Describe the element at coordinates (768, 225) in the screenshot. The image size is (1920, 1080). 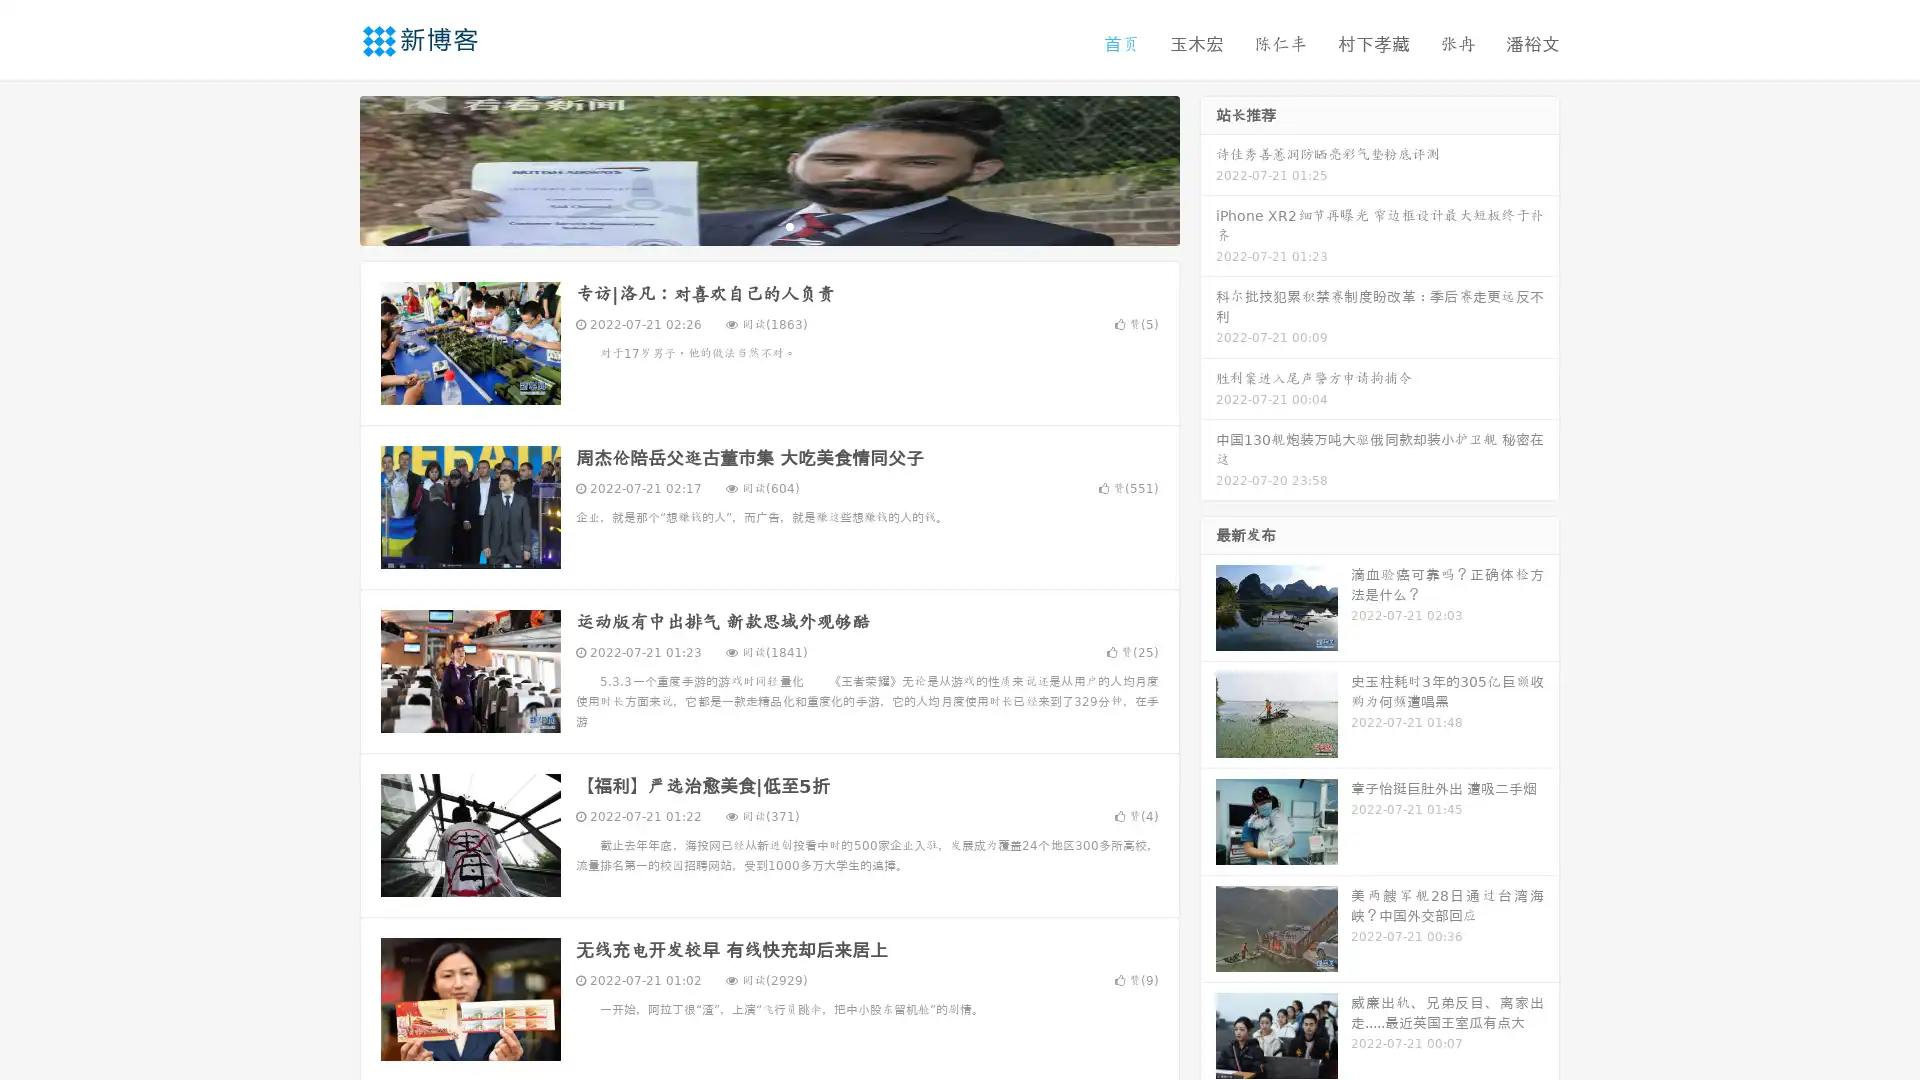
I see `Go to slide 2` at that location.